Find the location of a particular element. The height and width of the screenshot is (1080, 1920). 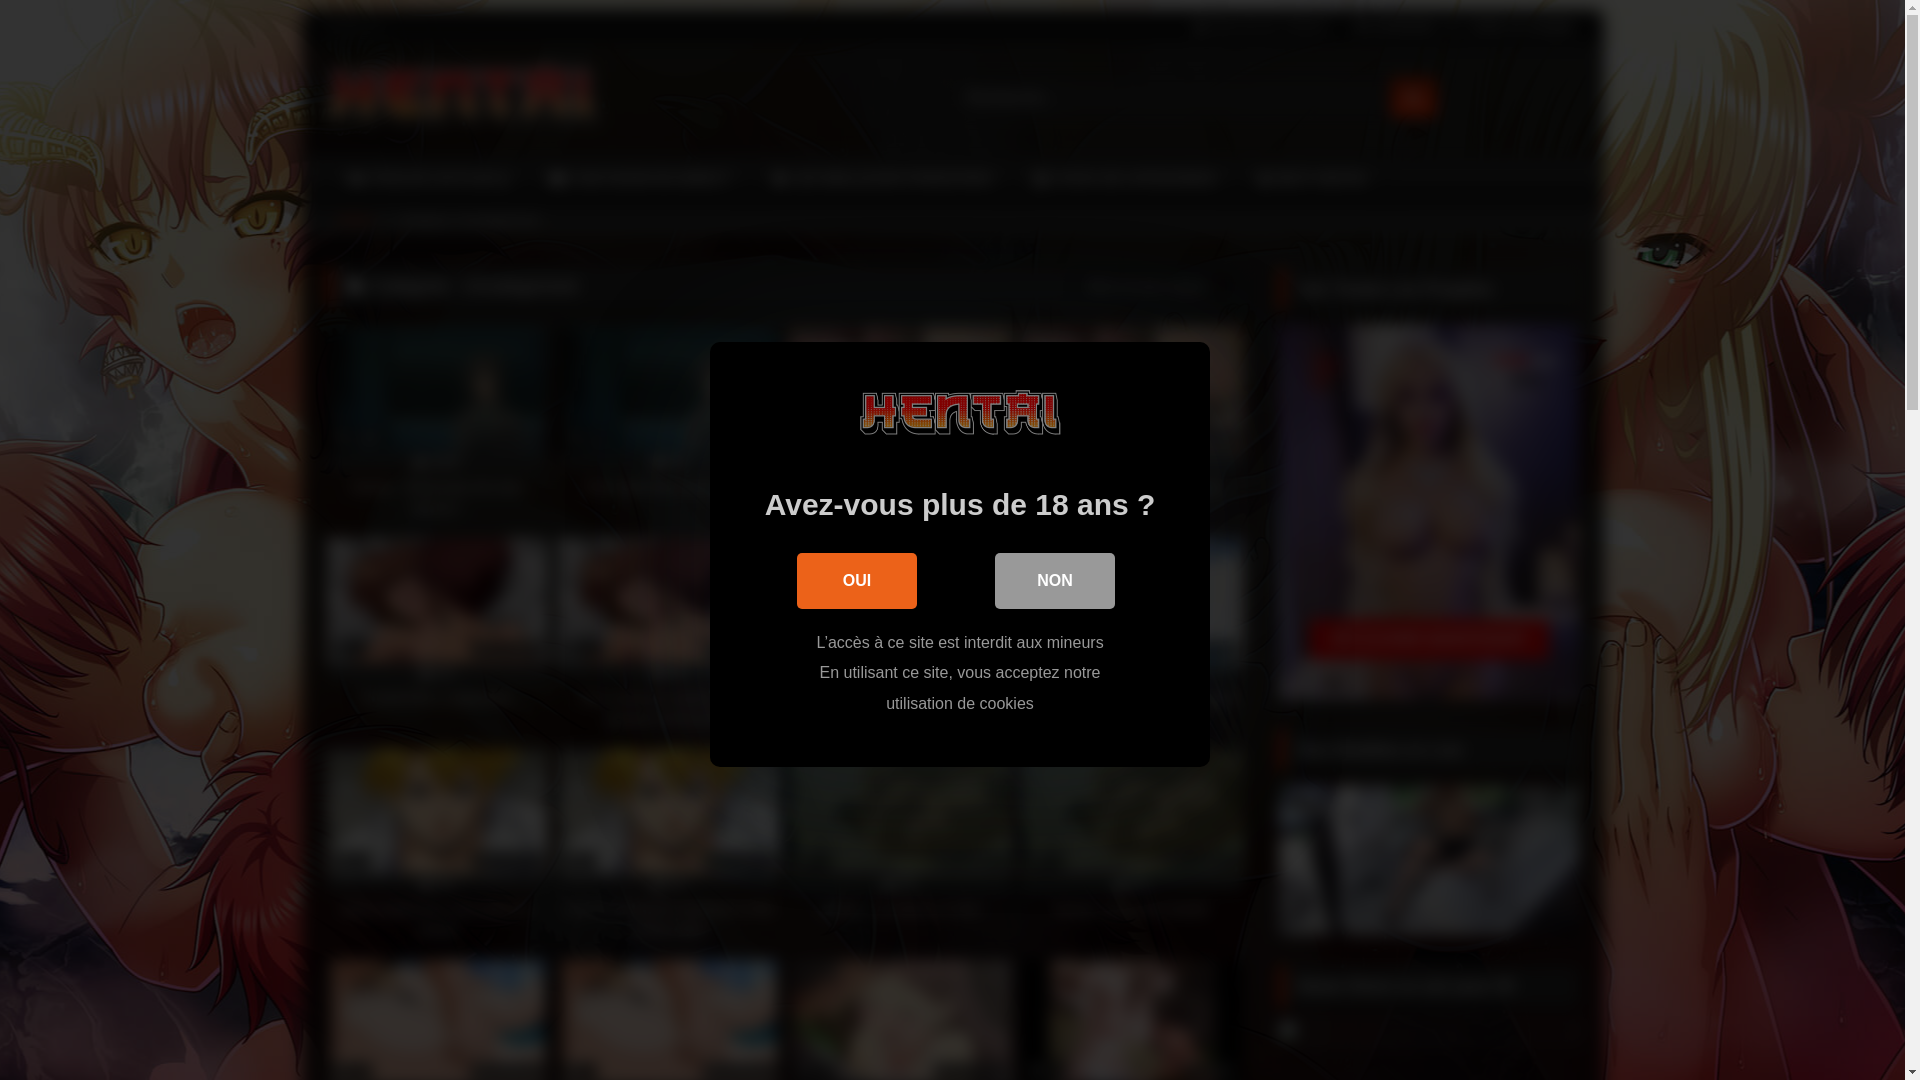

'Se connecter' is located at coordinates (1393, 26).